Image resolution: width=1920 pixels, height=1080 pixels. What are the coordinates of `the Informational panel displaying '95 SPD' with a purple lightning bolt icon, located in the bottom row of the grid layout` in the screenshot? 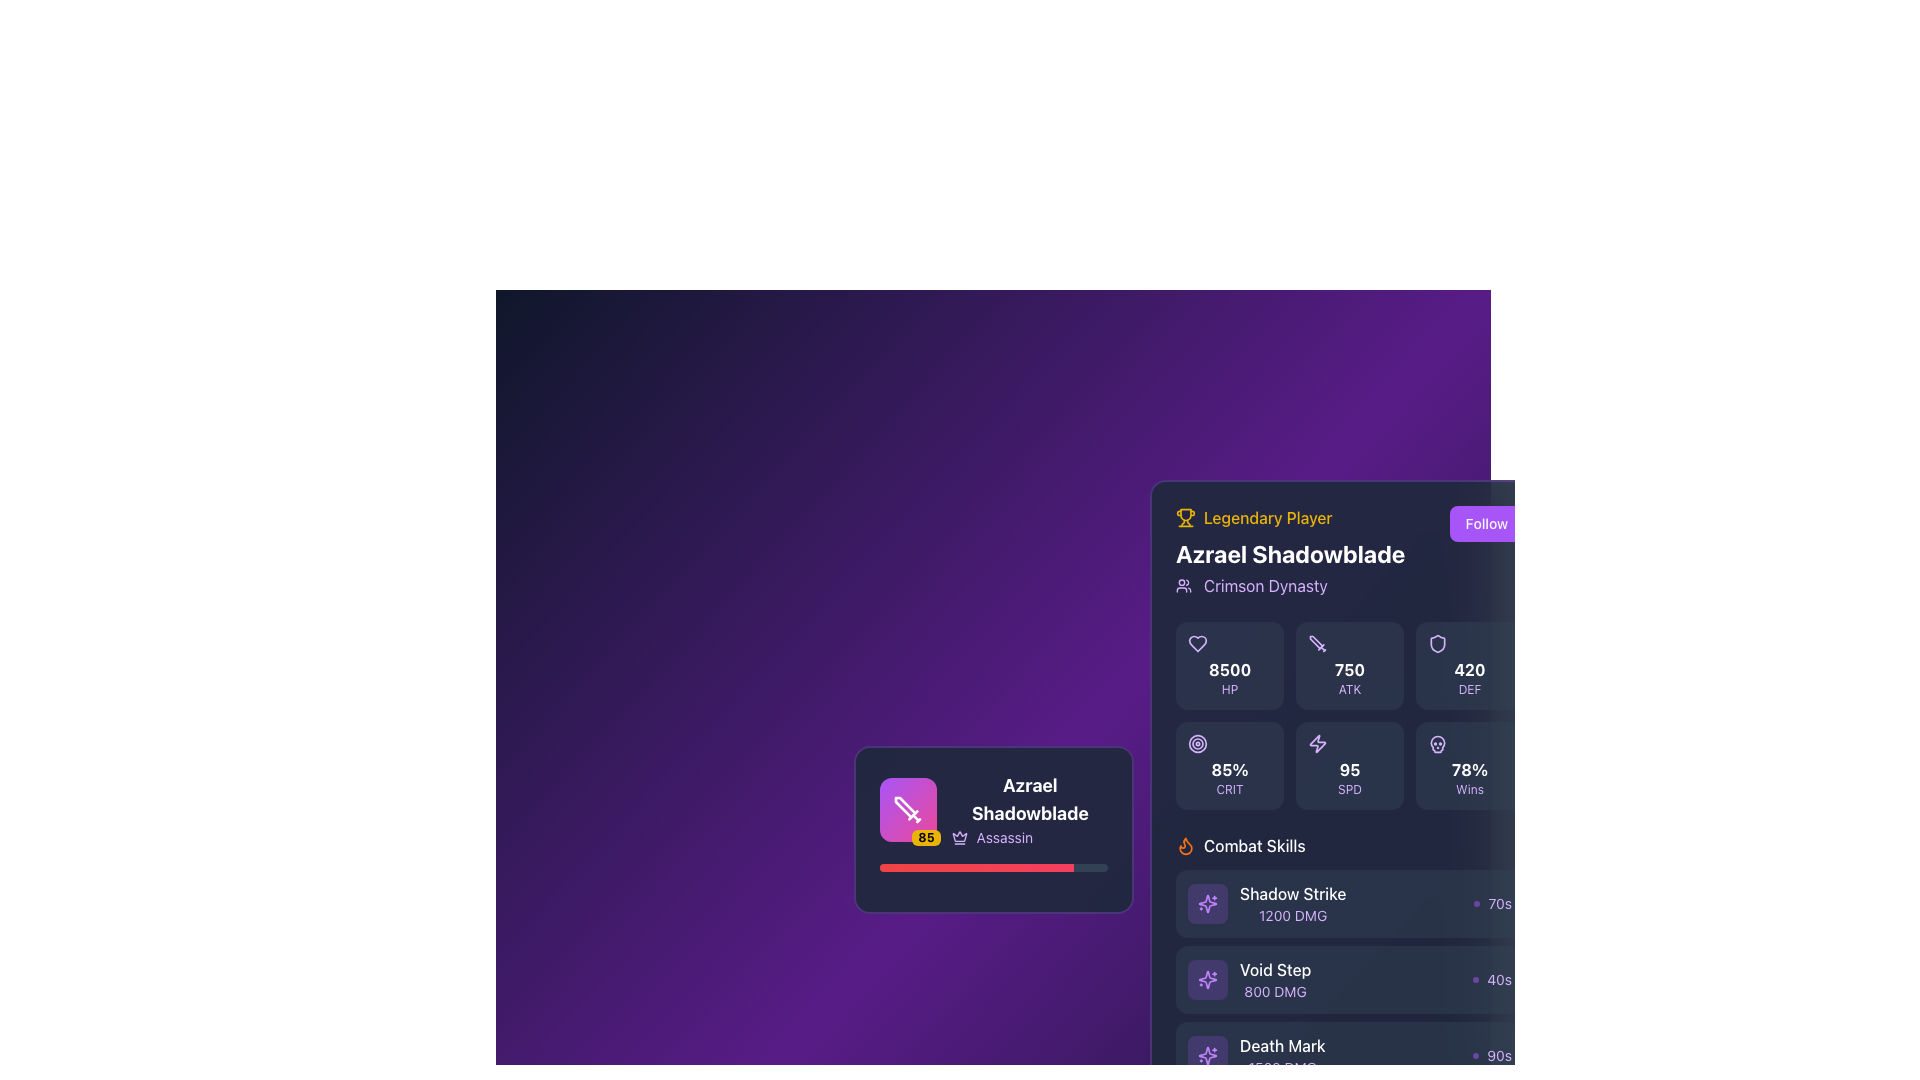 It's located at (1349, 765).